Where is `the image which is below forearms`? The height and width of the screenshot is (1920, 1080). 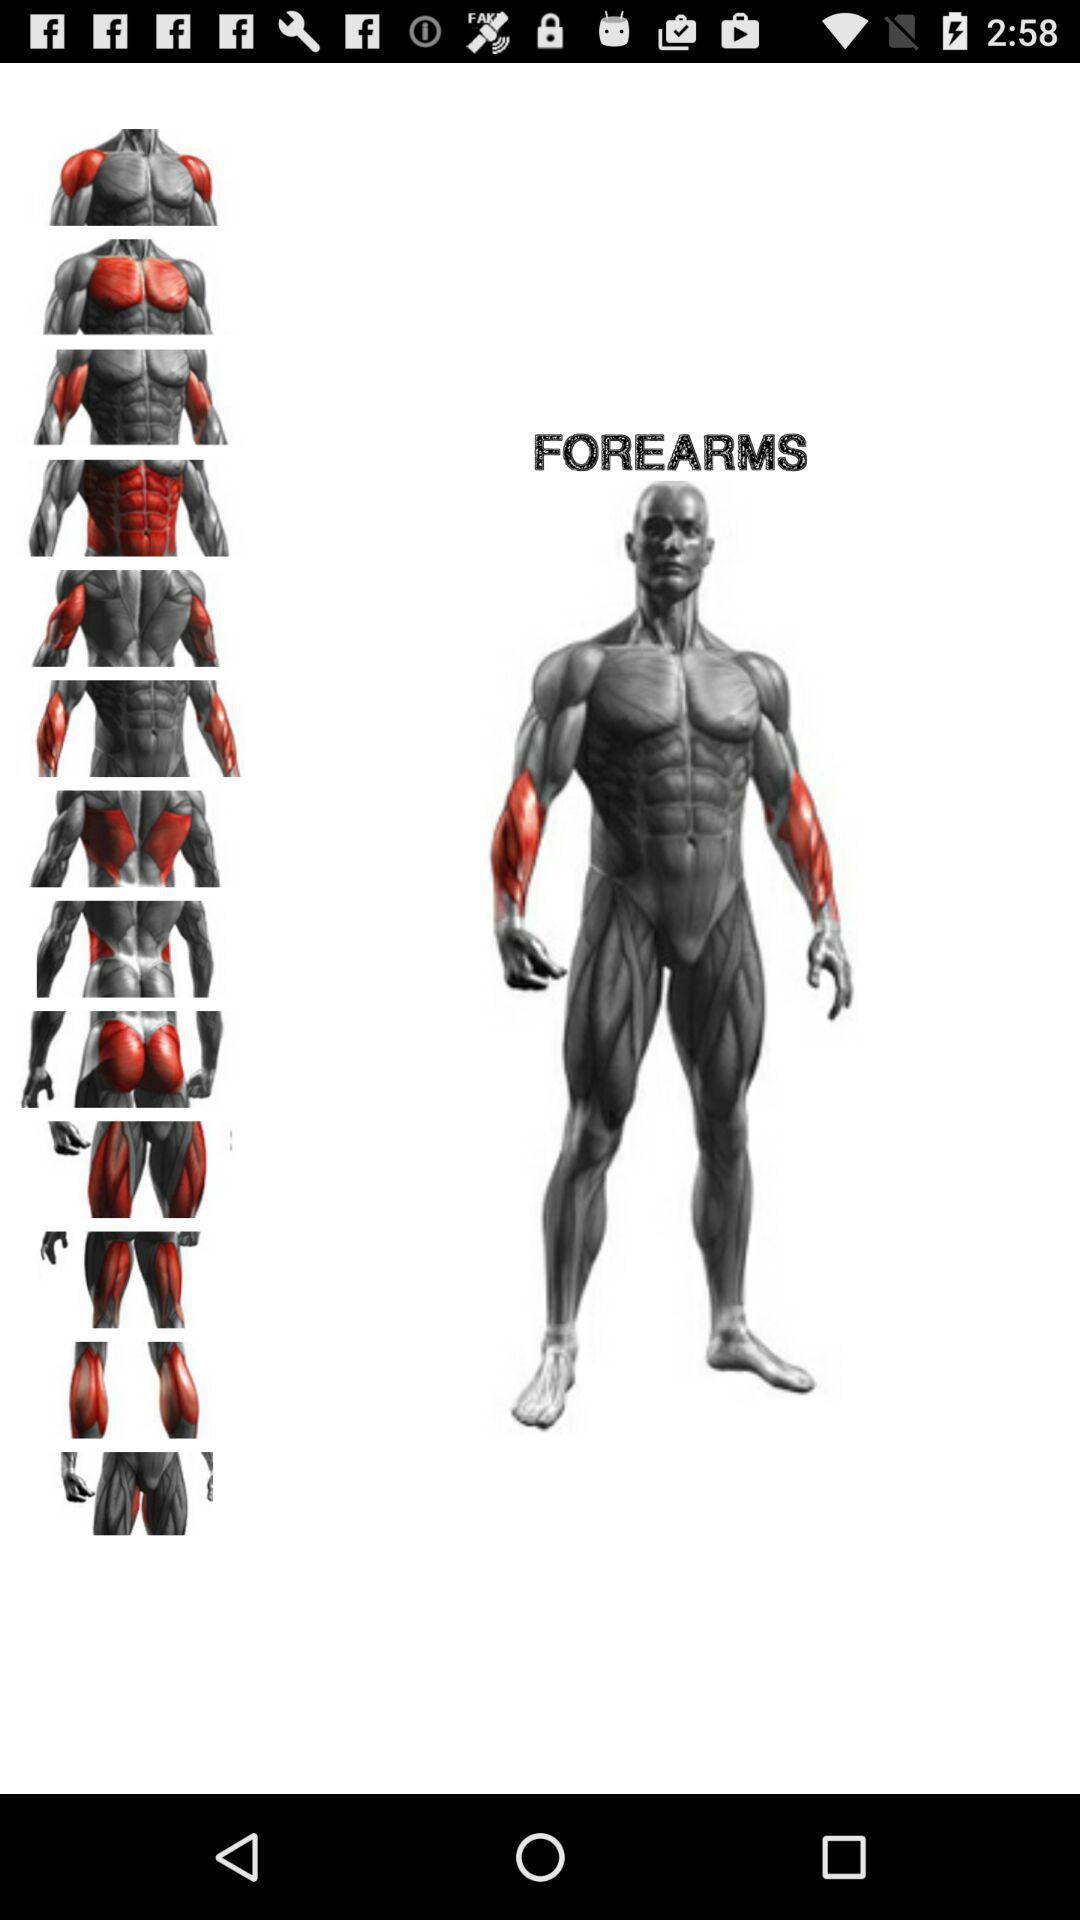 the image which is below forearms is located at coordinates (671, 956).